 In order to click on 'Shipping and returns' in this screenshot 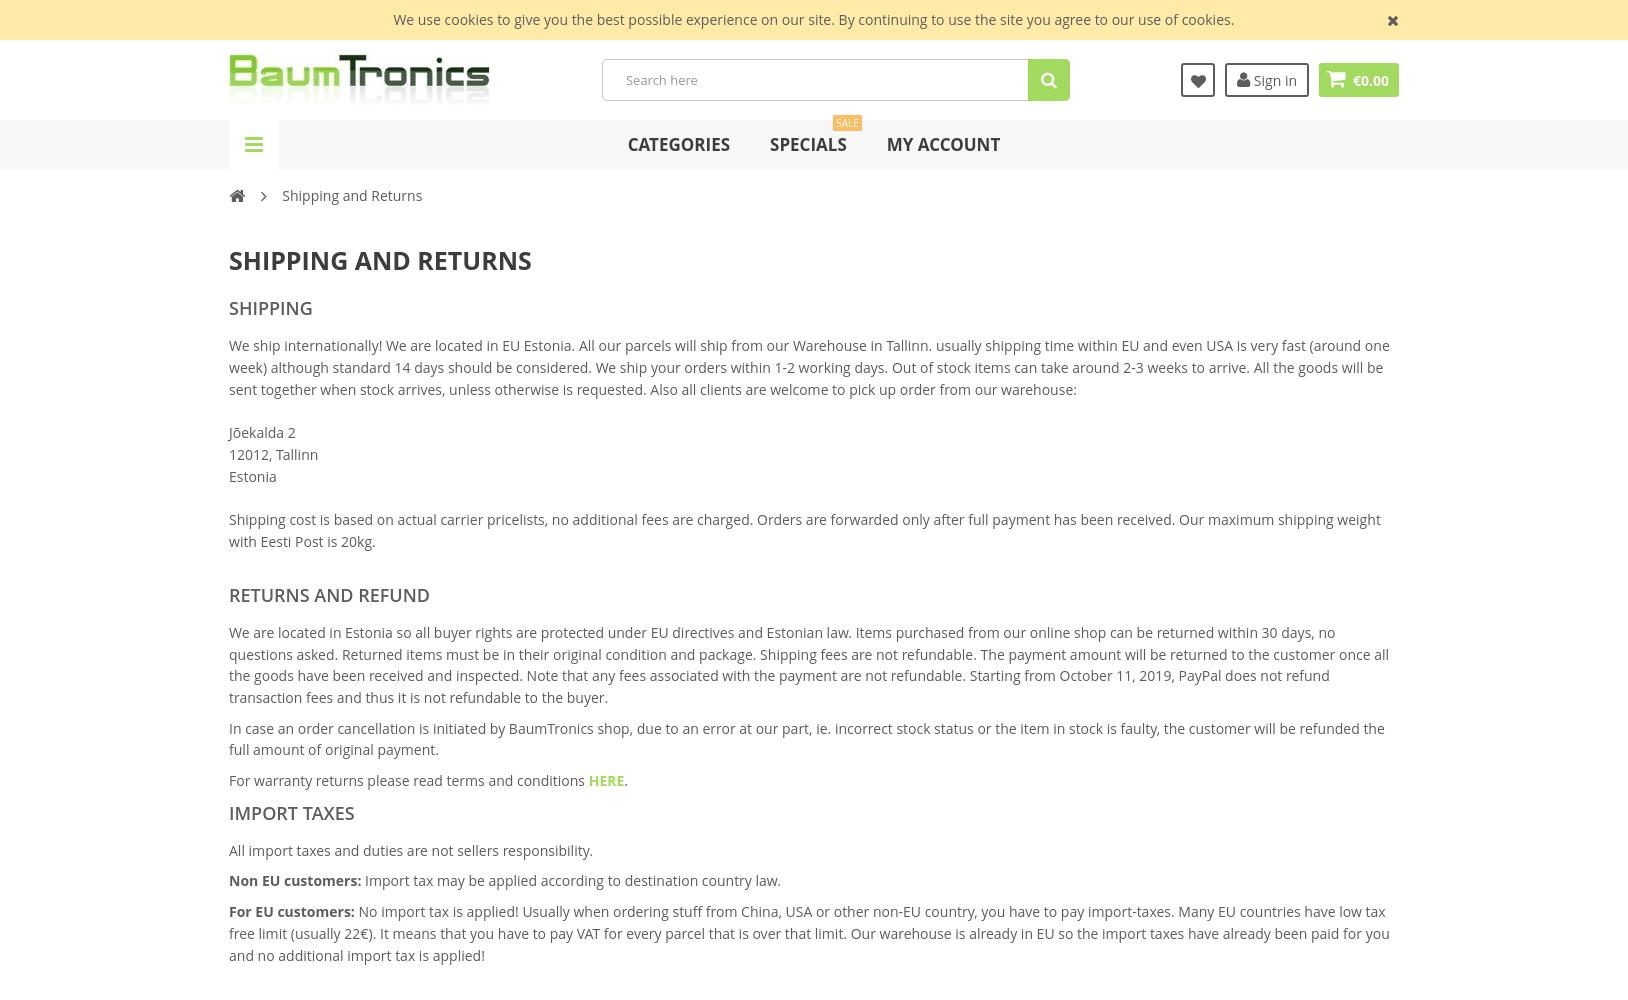, I will do `click(379, 260)`.